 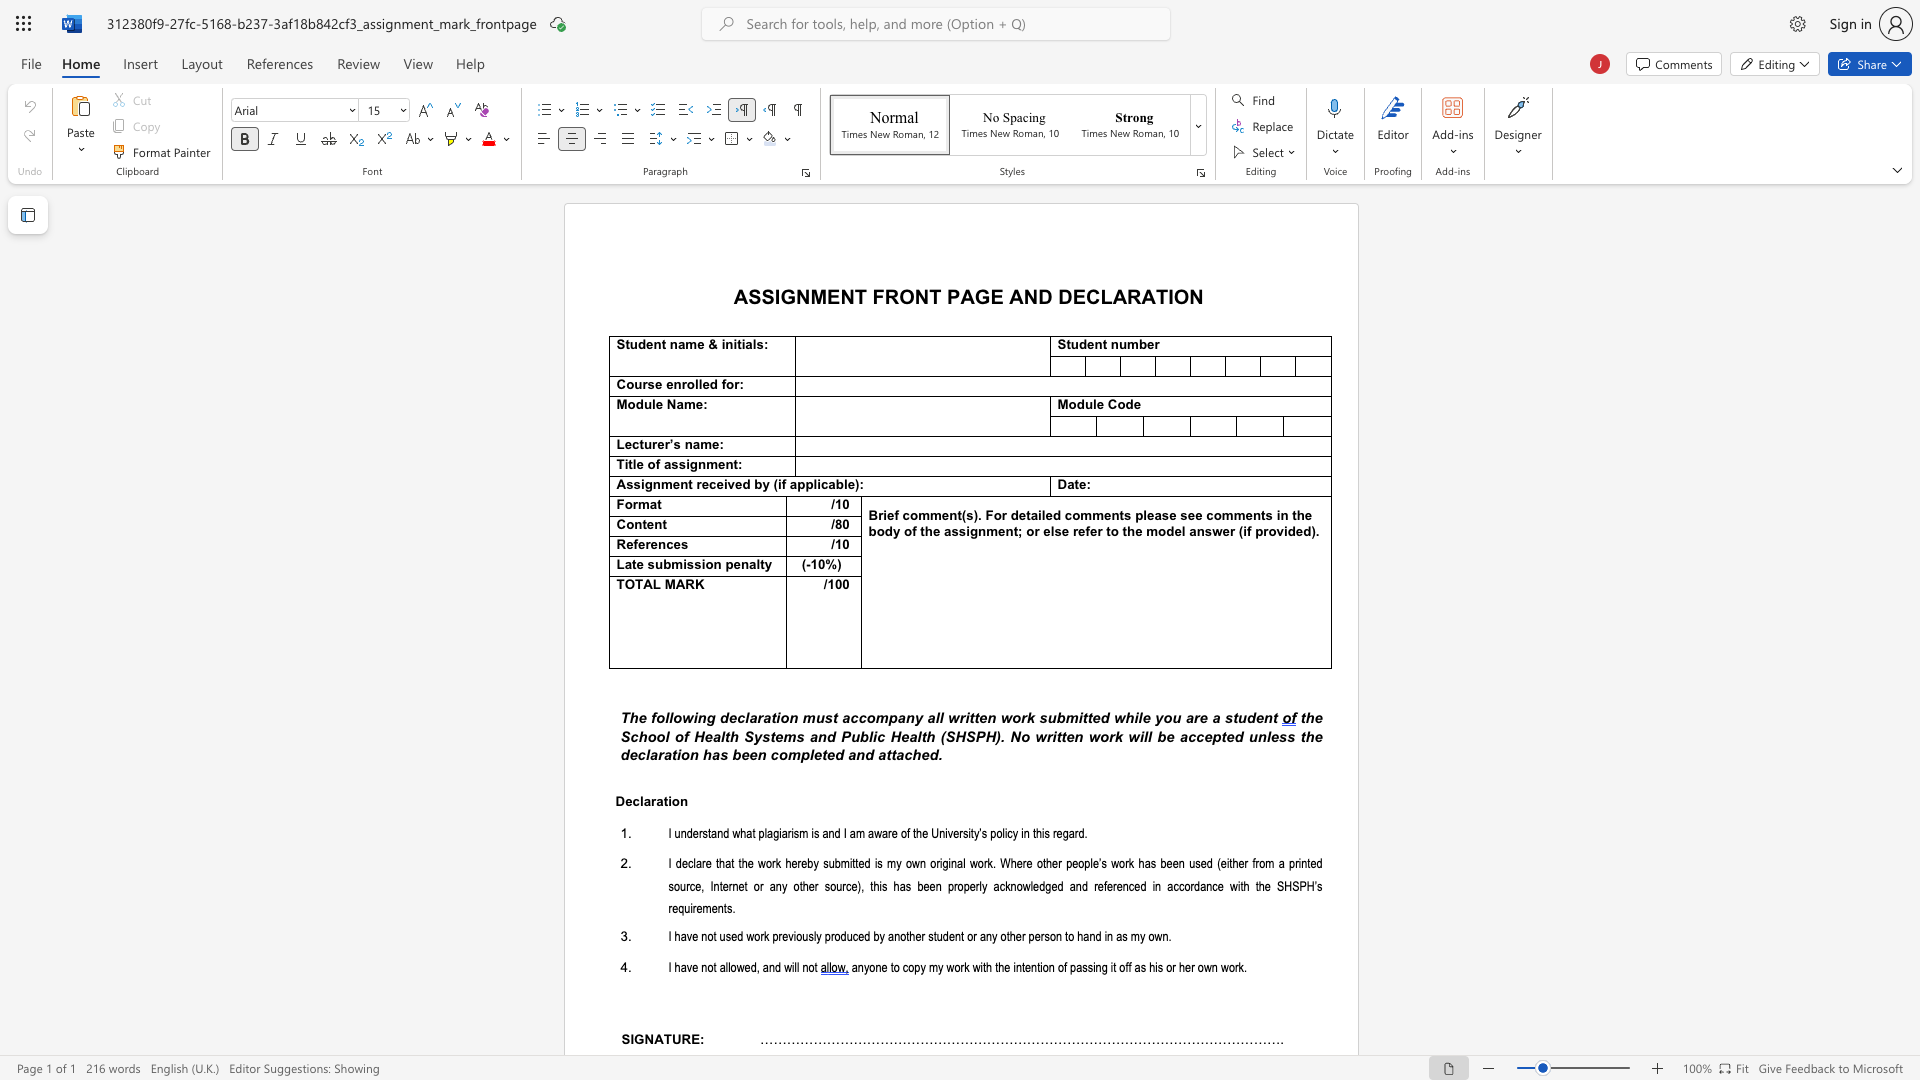 I want to click on the subset text "TAL" within the text "TOTAL MARK", so click(x=633, y=585).